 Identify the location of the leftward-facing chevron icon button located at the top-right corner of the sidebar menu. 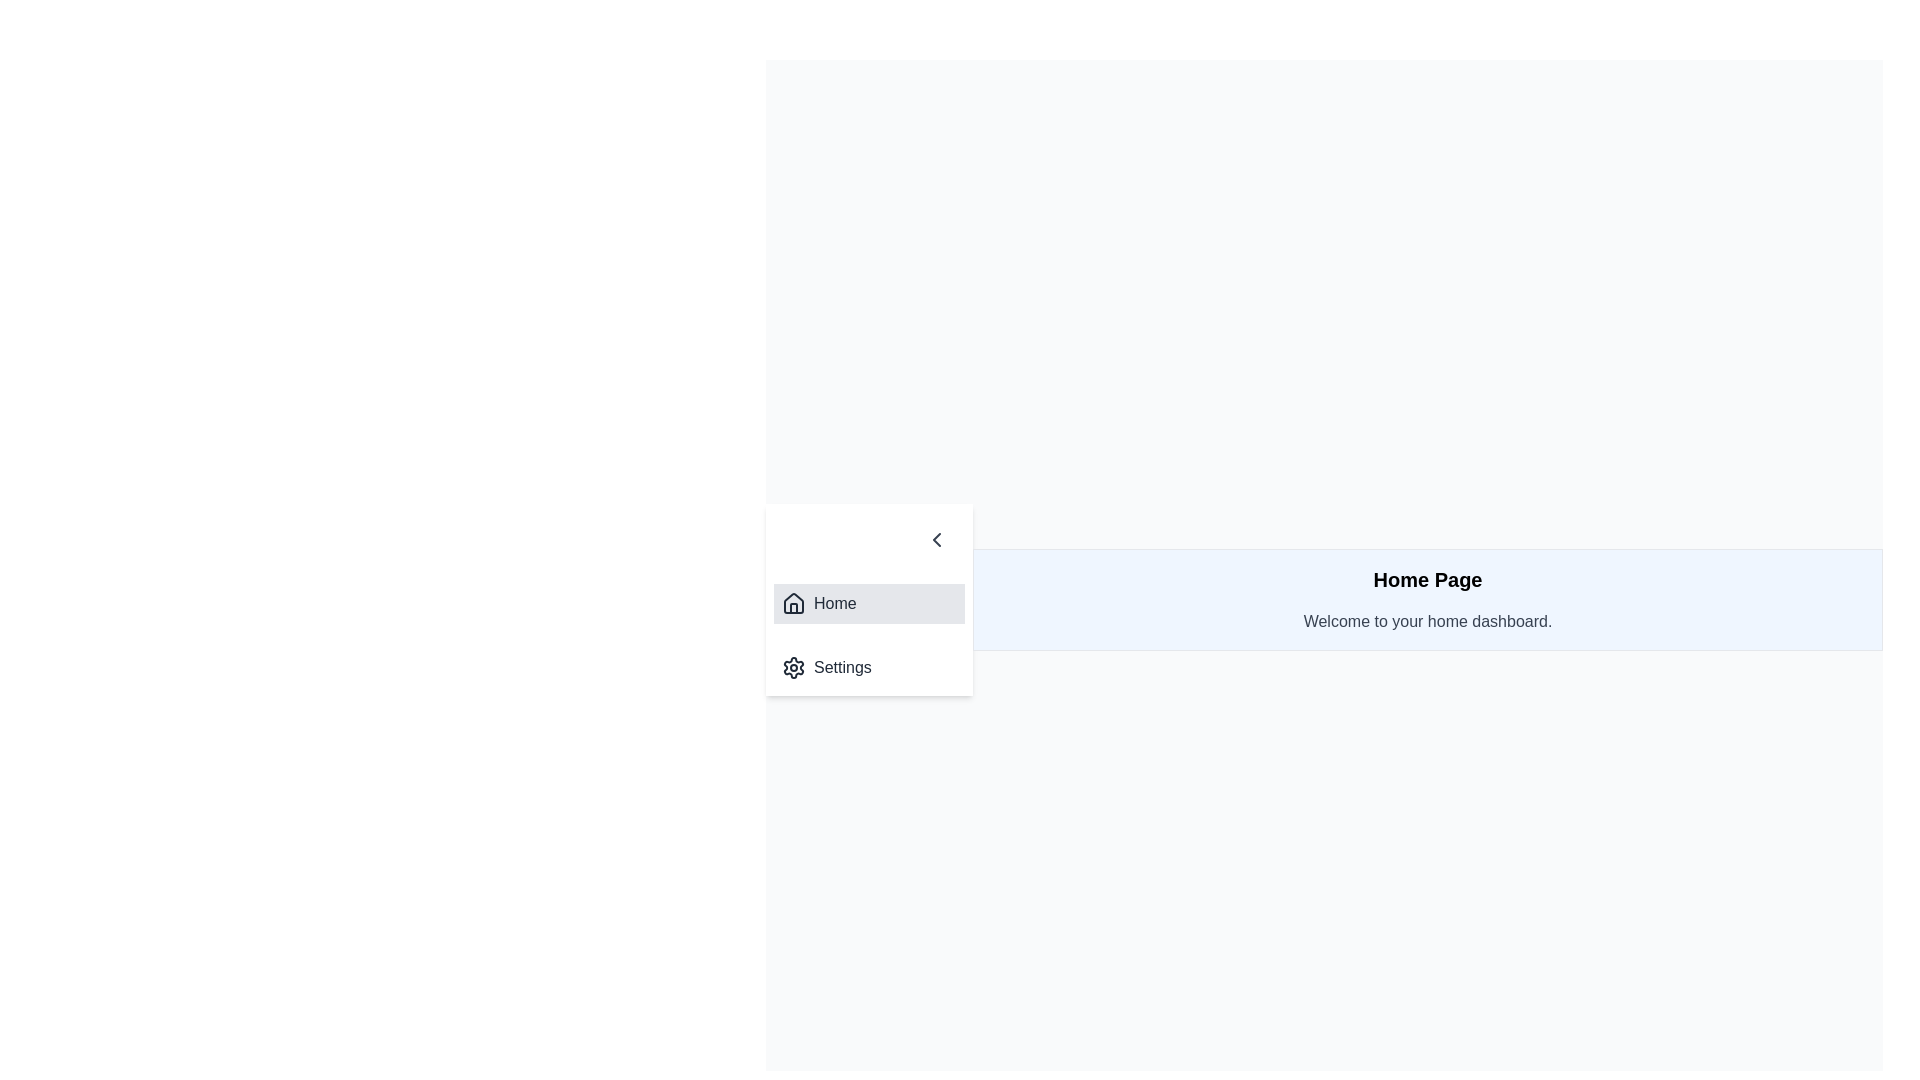
(936, 540).